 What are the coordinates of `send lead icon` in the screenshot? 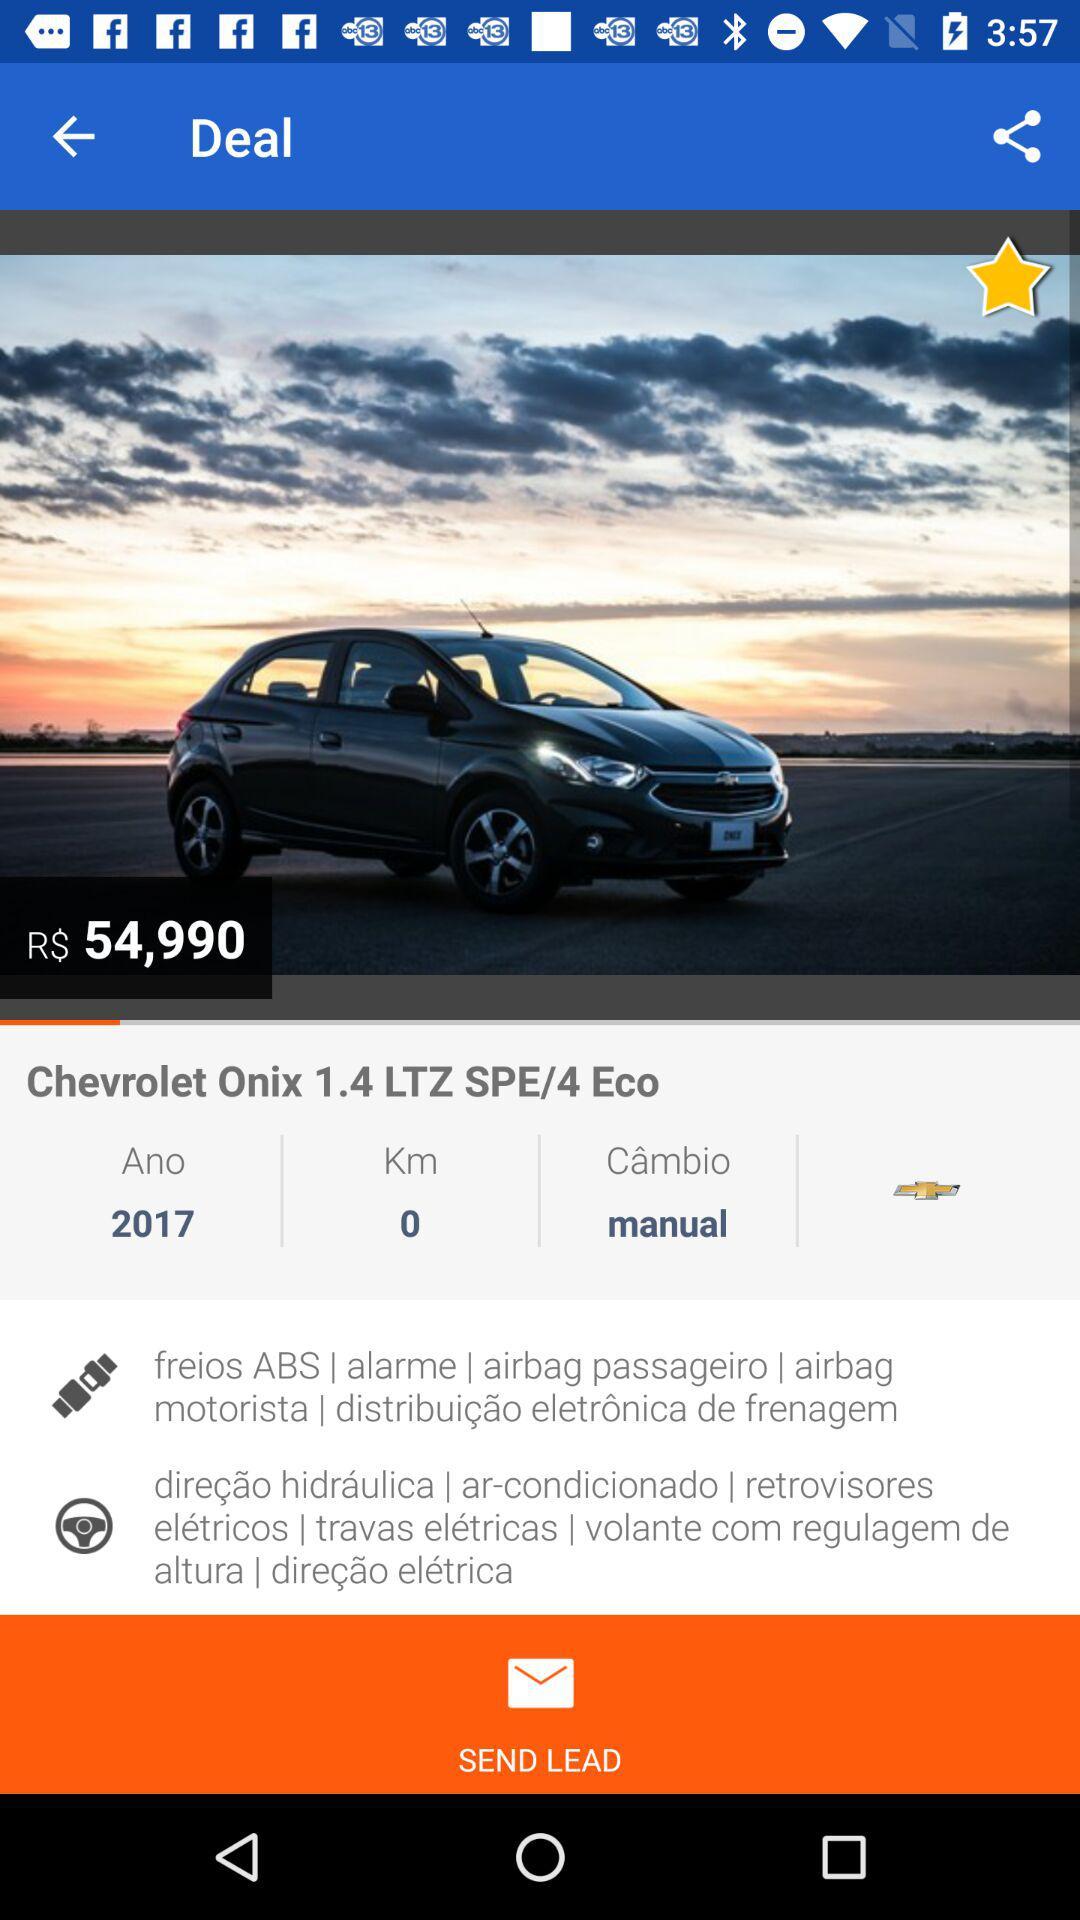 It's located at (540, 1703).